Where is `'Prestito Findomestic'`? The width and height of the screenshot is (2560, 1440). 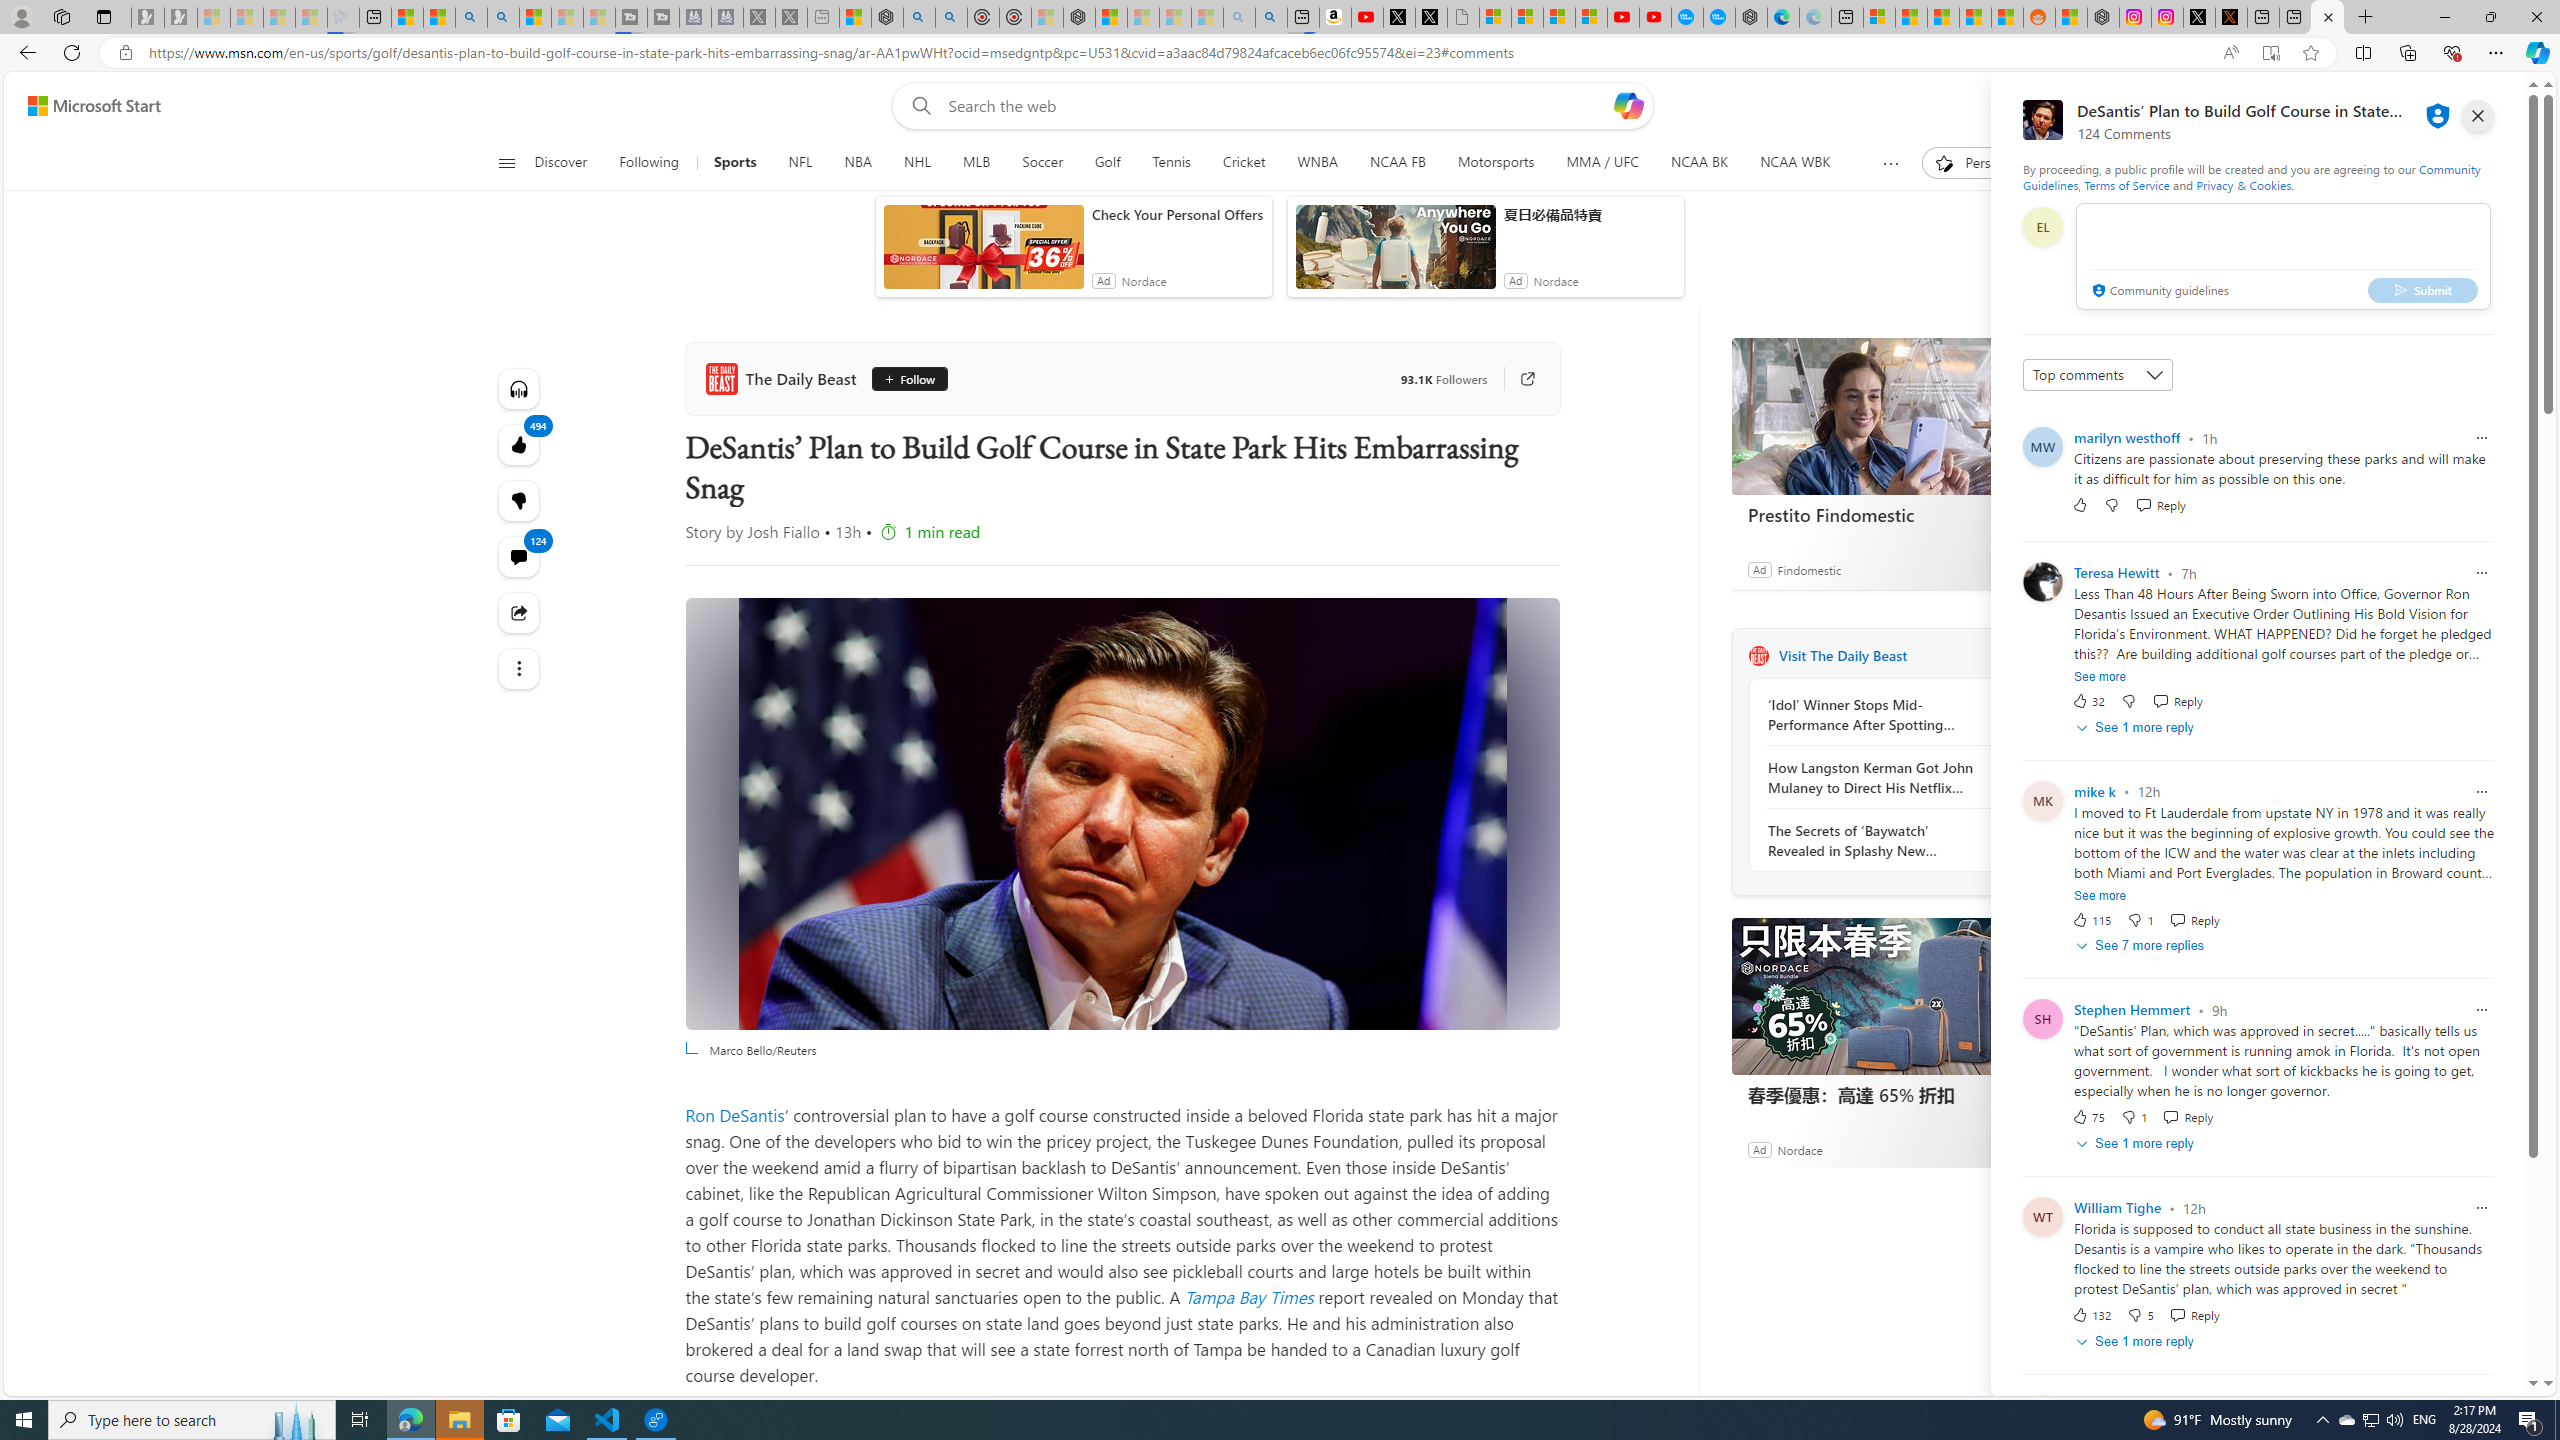 'Prestito Findomestic' is located at coordinates (1880, 415).